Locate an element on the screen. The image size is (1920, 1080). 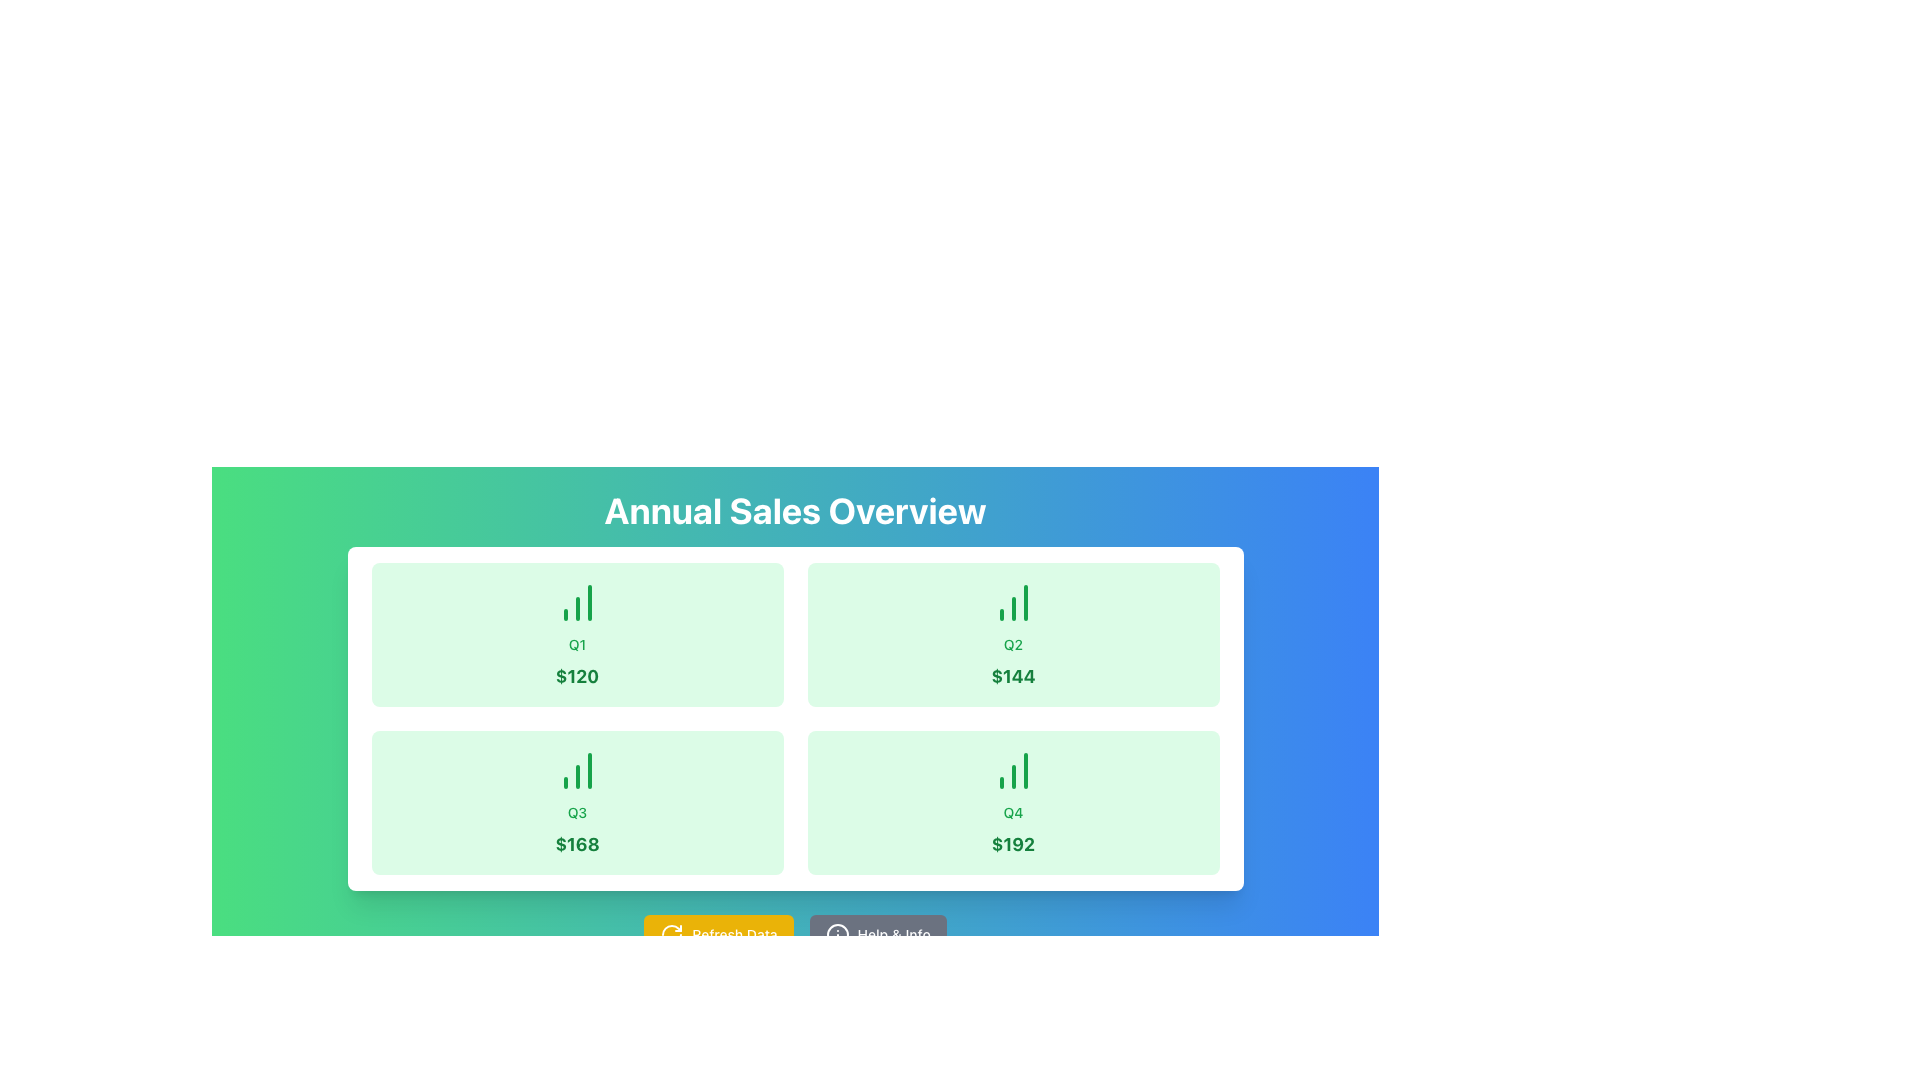
the graphical chart representation icon for the fourth quarter located in the bottom-right quadrant of the main interface, above the text 'Q4' and '$192' is located at coordinates (1013, 770).